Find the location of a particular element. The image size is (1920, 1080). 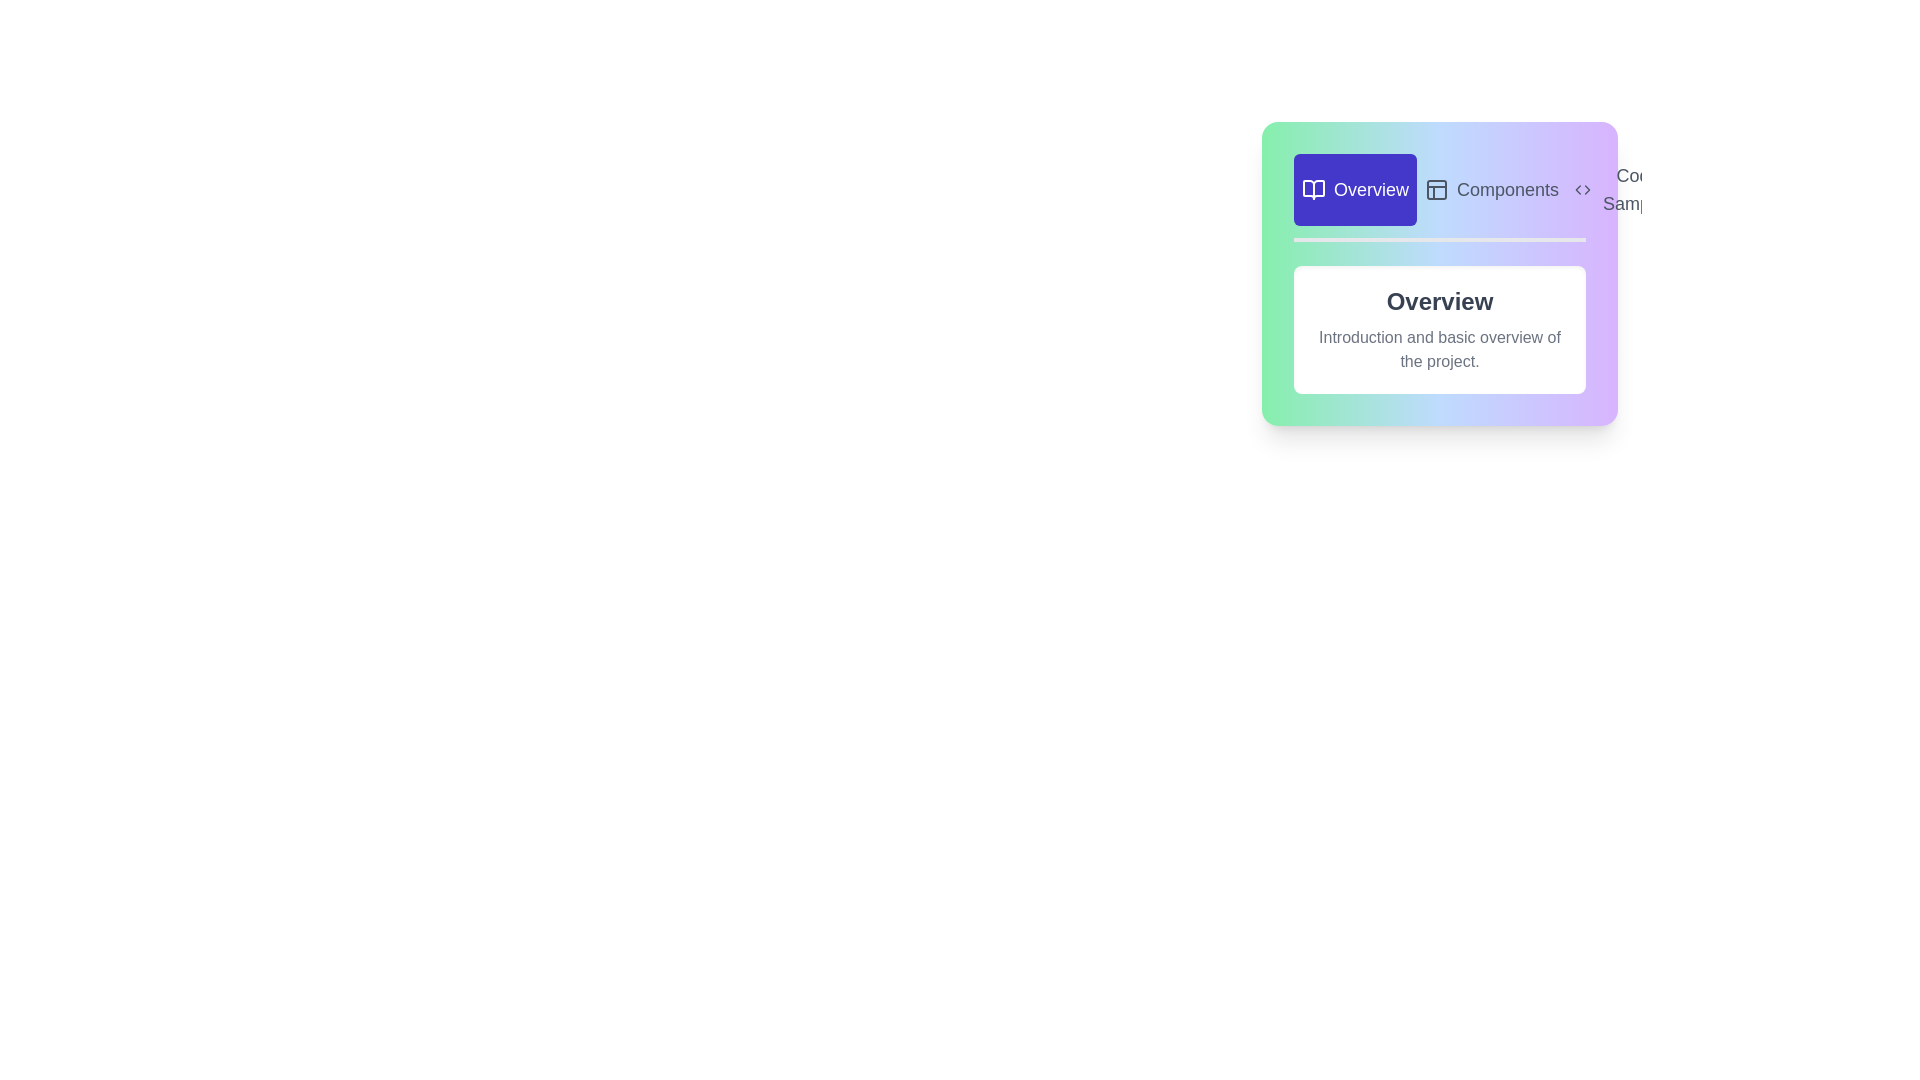

the Overview tab to switch to its content is located at coordinates (1355, 189).